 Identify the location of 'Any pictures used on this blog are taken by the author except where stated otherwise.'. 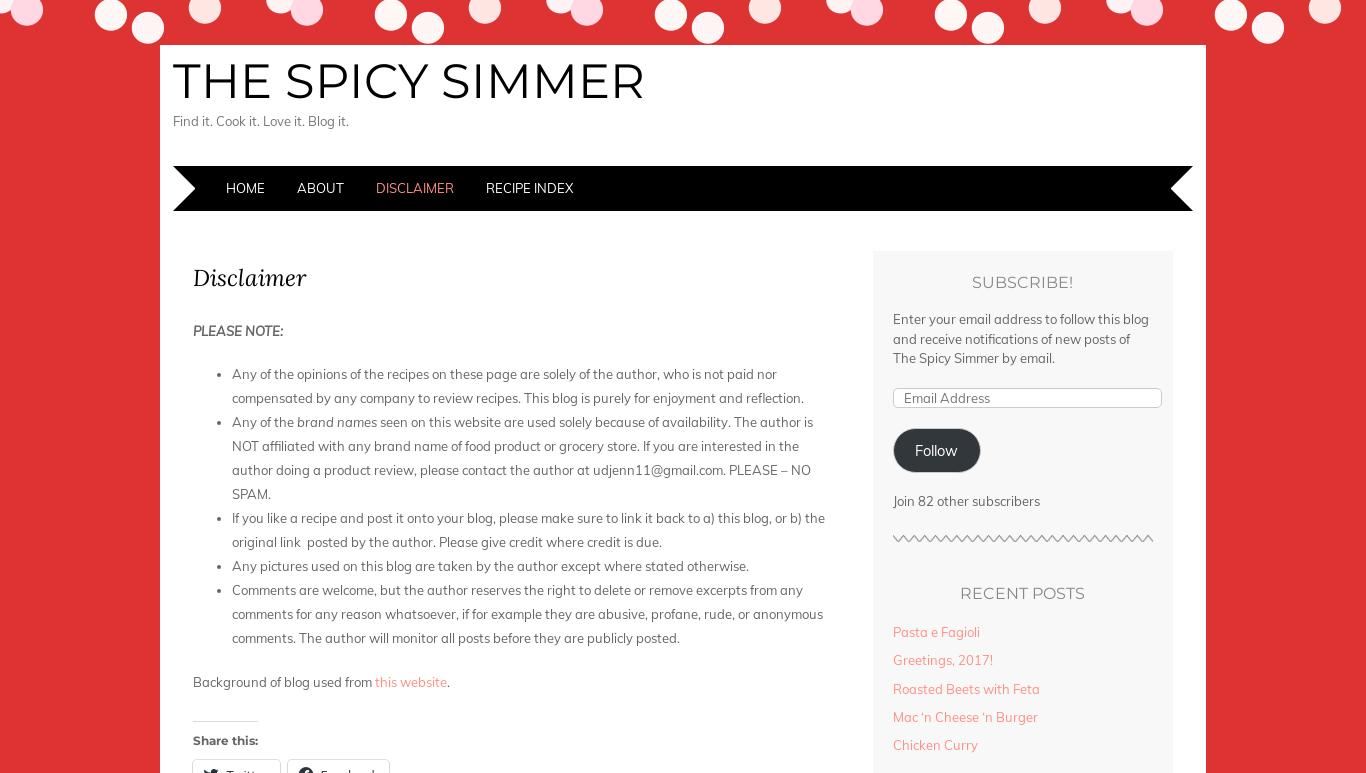
(490, 565).